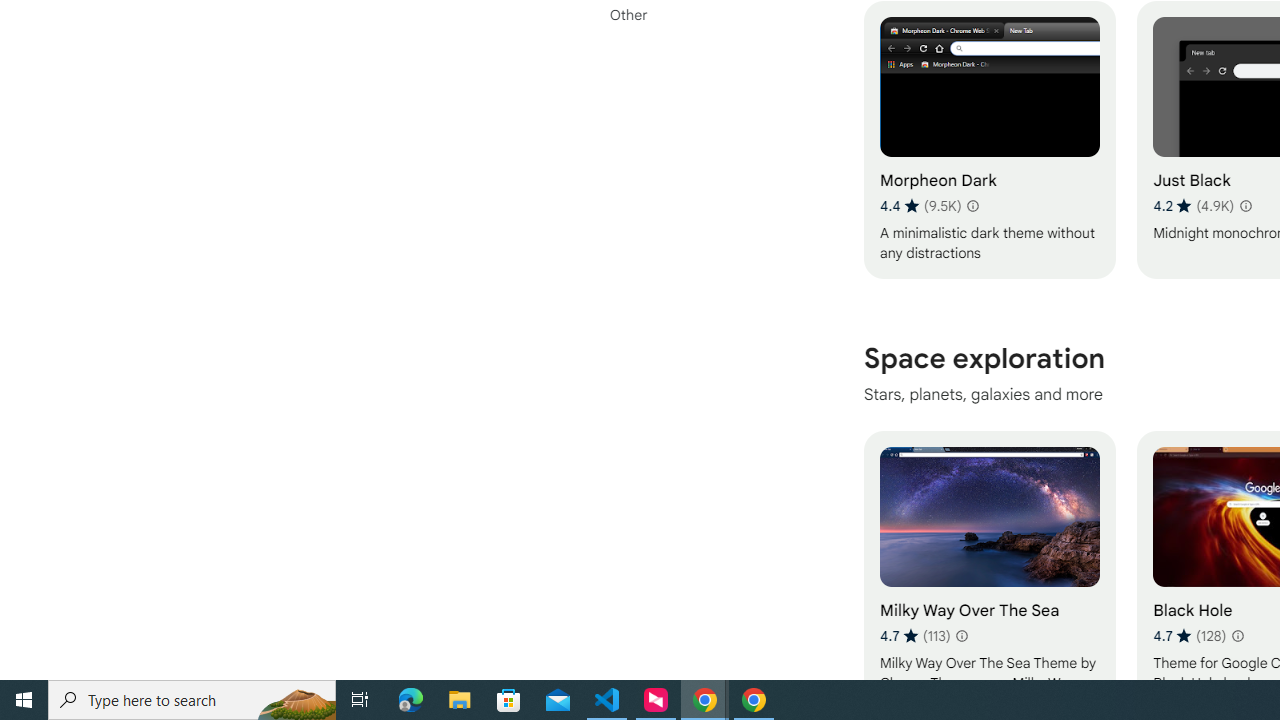  Describe the element at coordinates (1243, 205) in the screenshot. I see `'Learn more about results and reviews "Just Black"'` at that location.